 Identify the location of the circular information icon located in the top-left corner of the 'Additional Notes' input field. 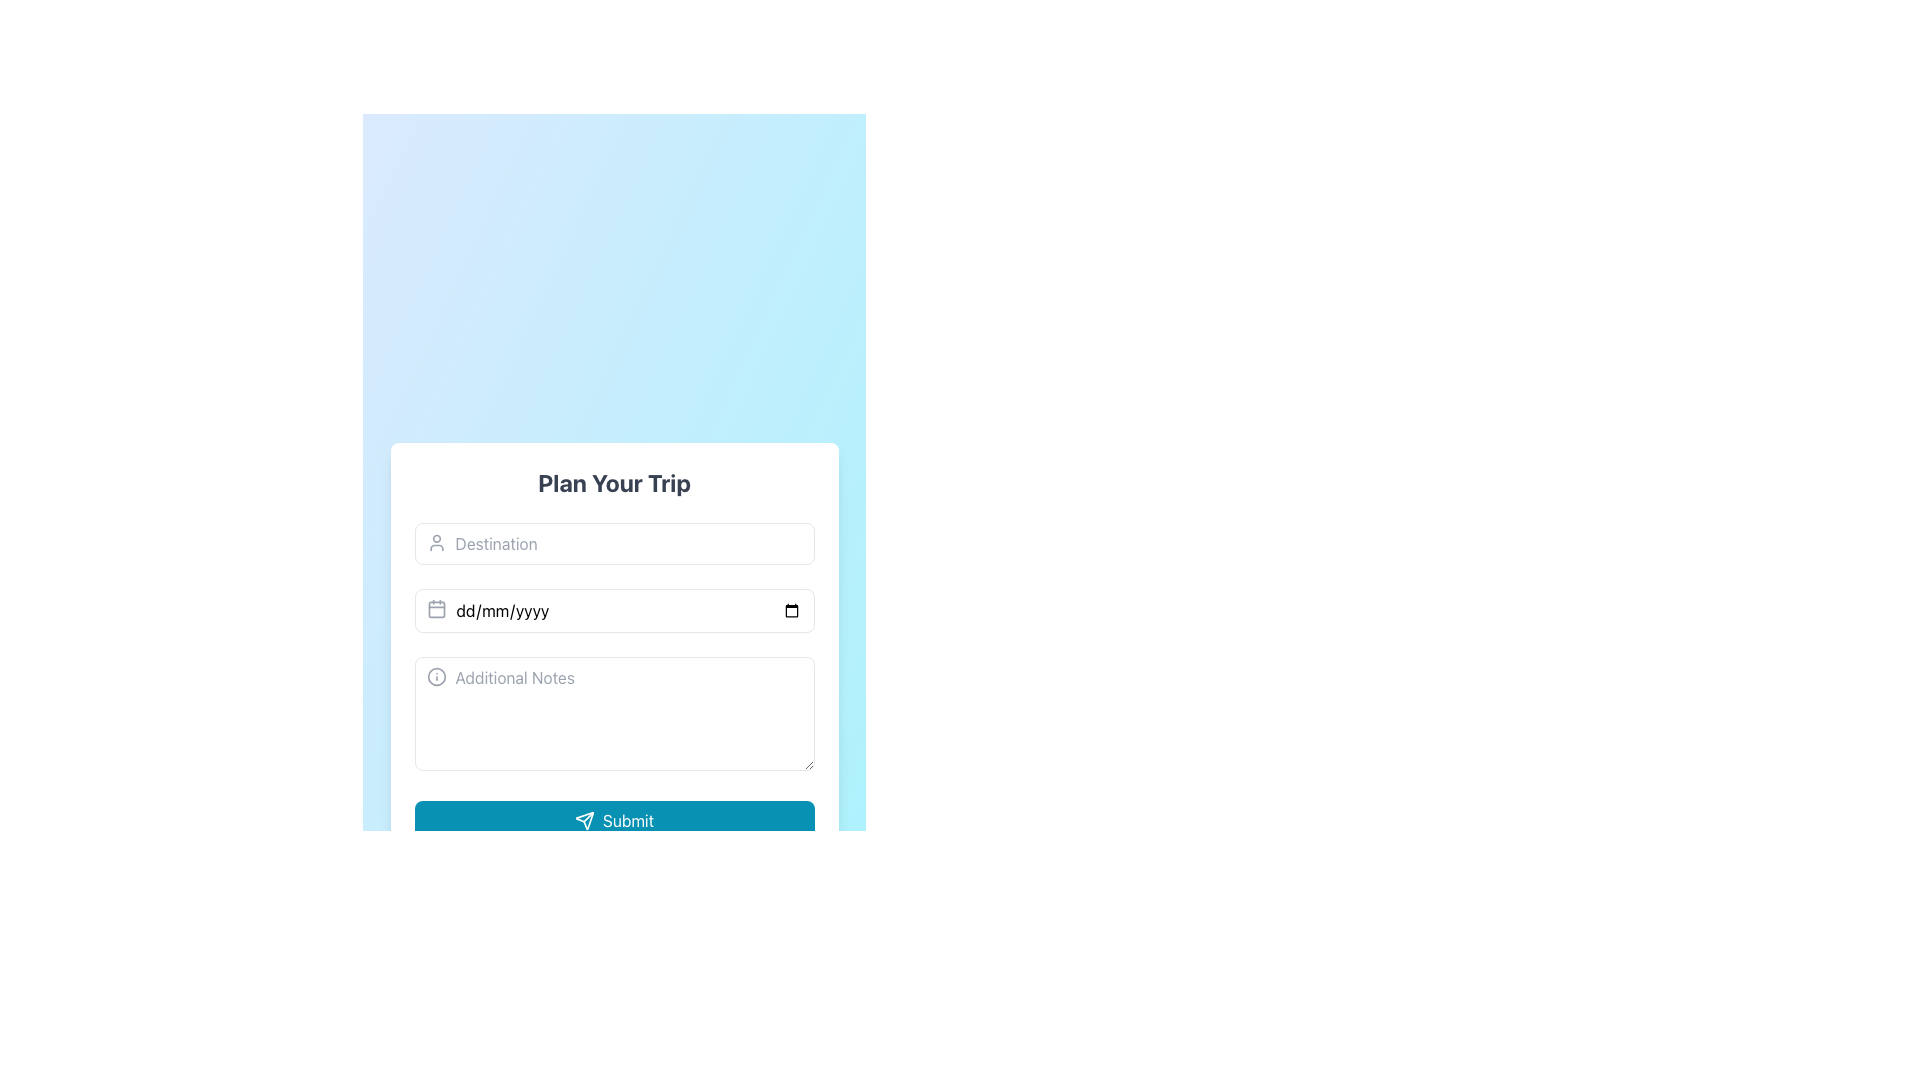
(435, 676).